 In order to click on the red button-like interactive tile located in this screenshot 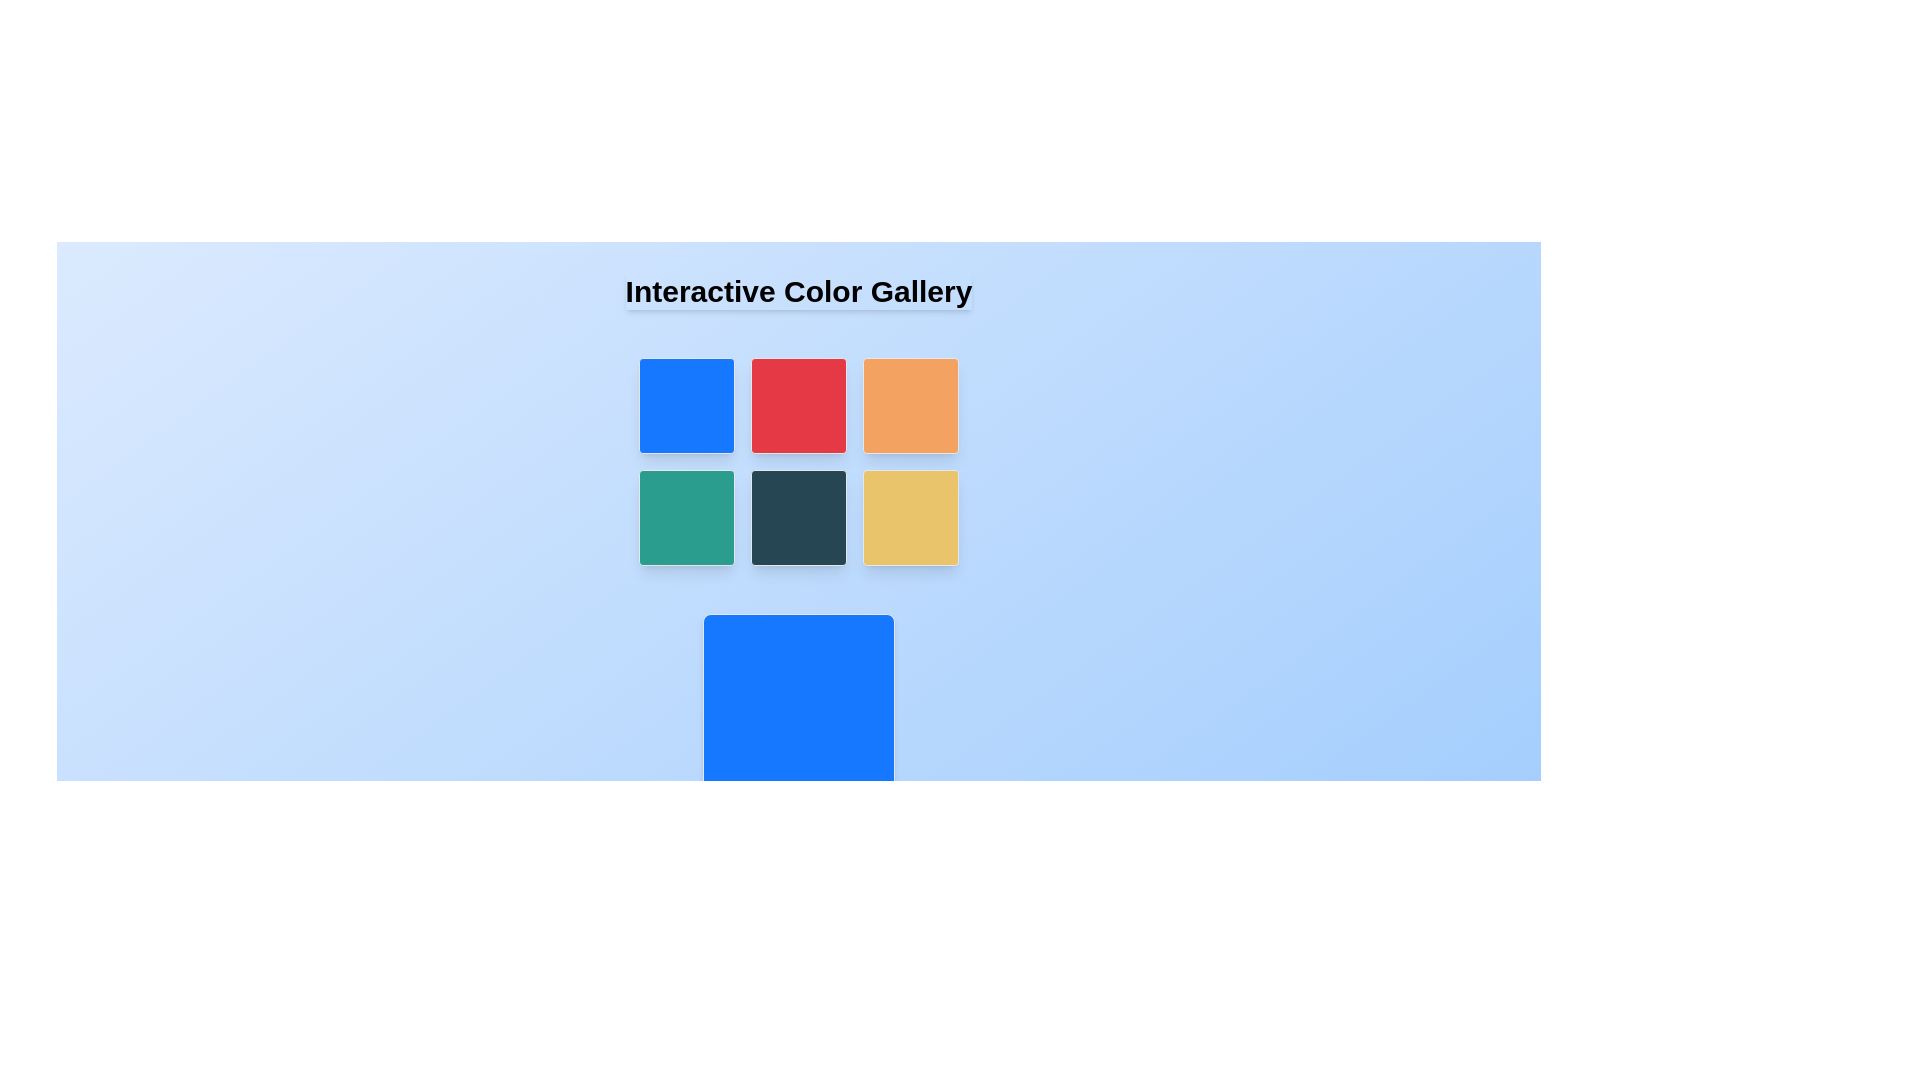, I will do `click(797, 405)`.